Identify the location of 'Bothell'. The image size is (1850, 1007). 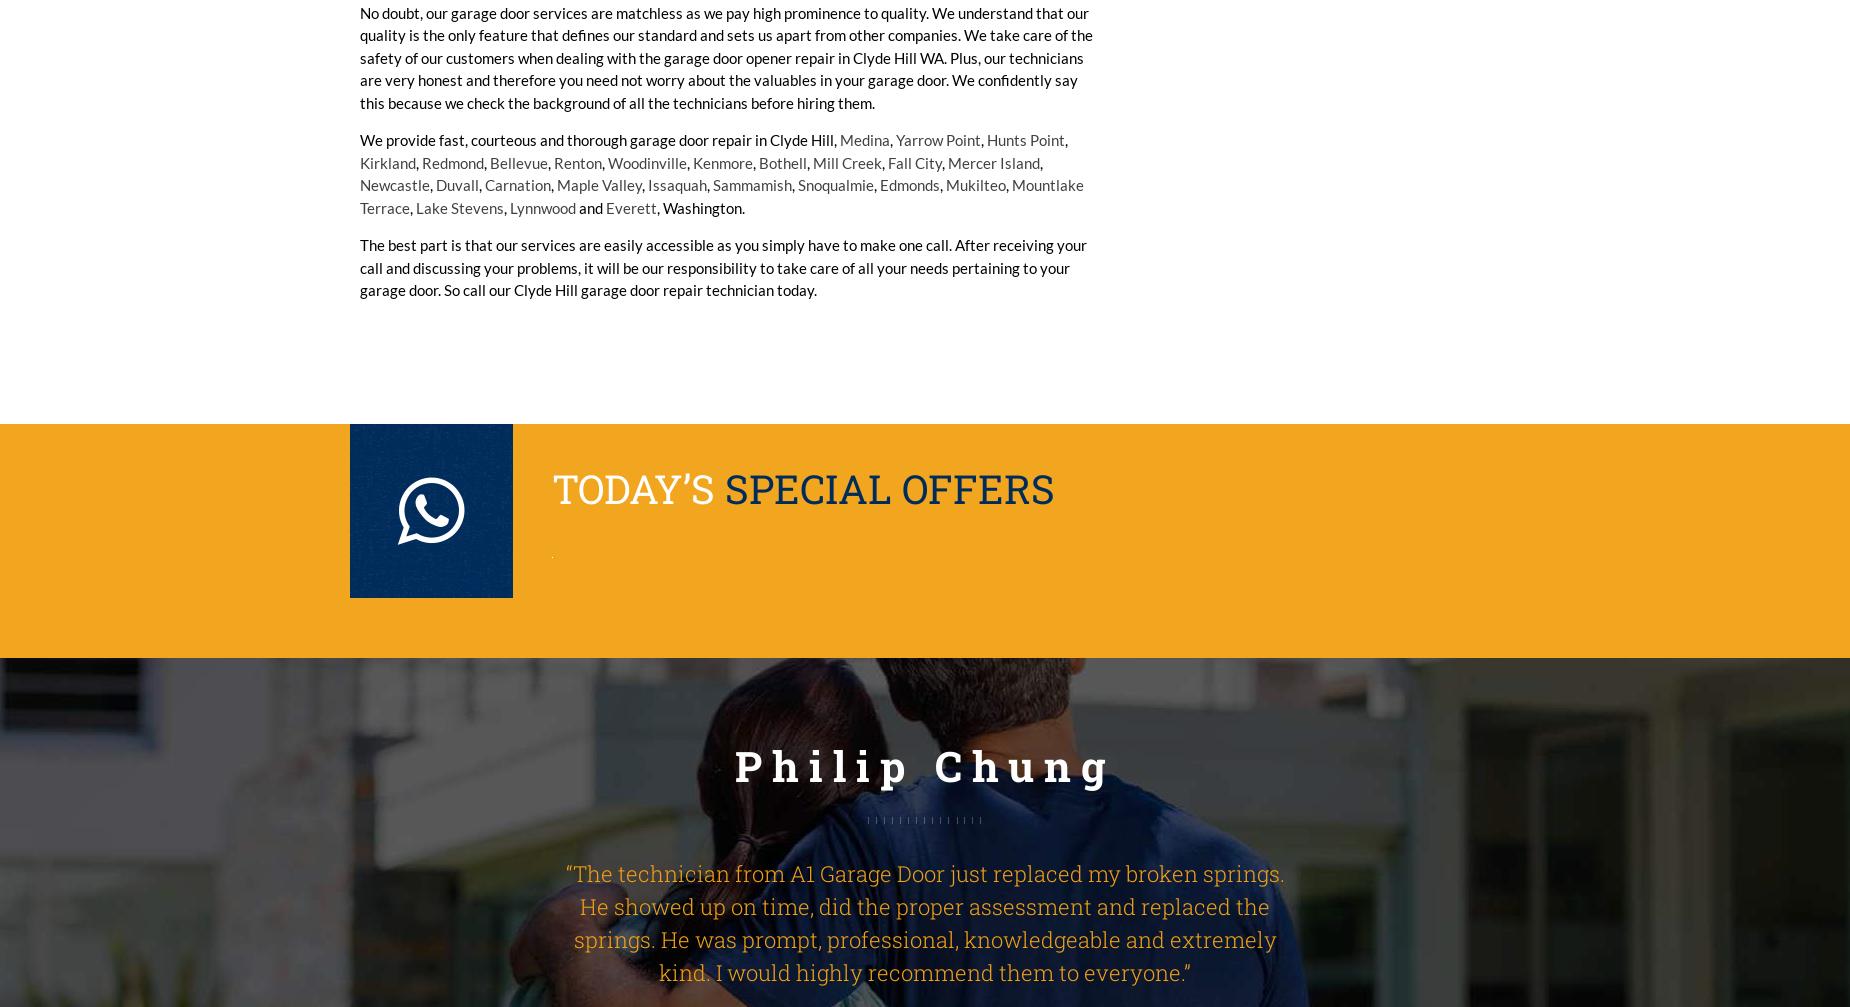
(782, 162).